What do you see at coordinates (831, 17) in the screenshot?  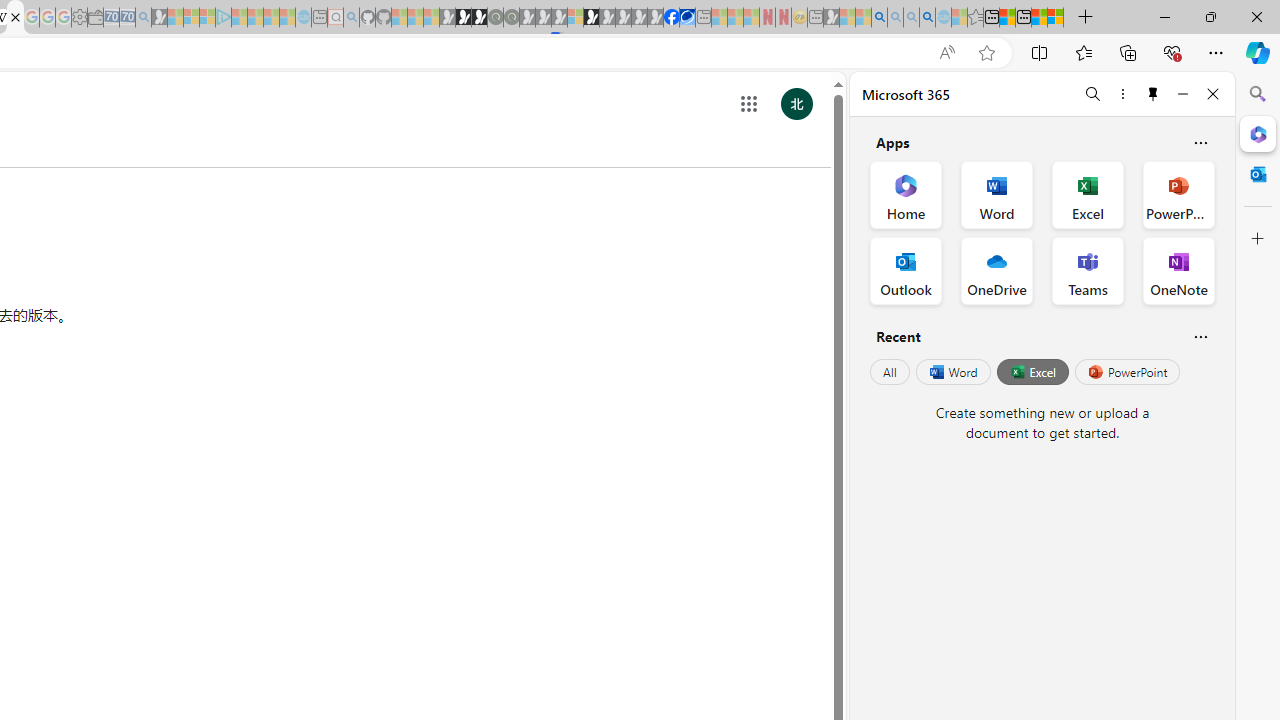 I see `'MSN - Sleeping'` at bounding box center [831, 17].